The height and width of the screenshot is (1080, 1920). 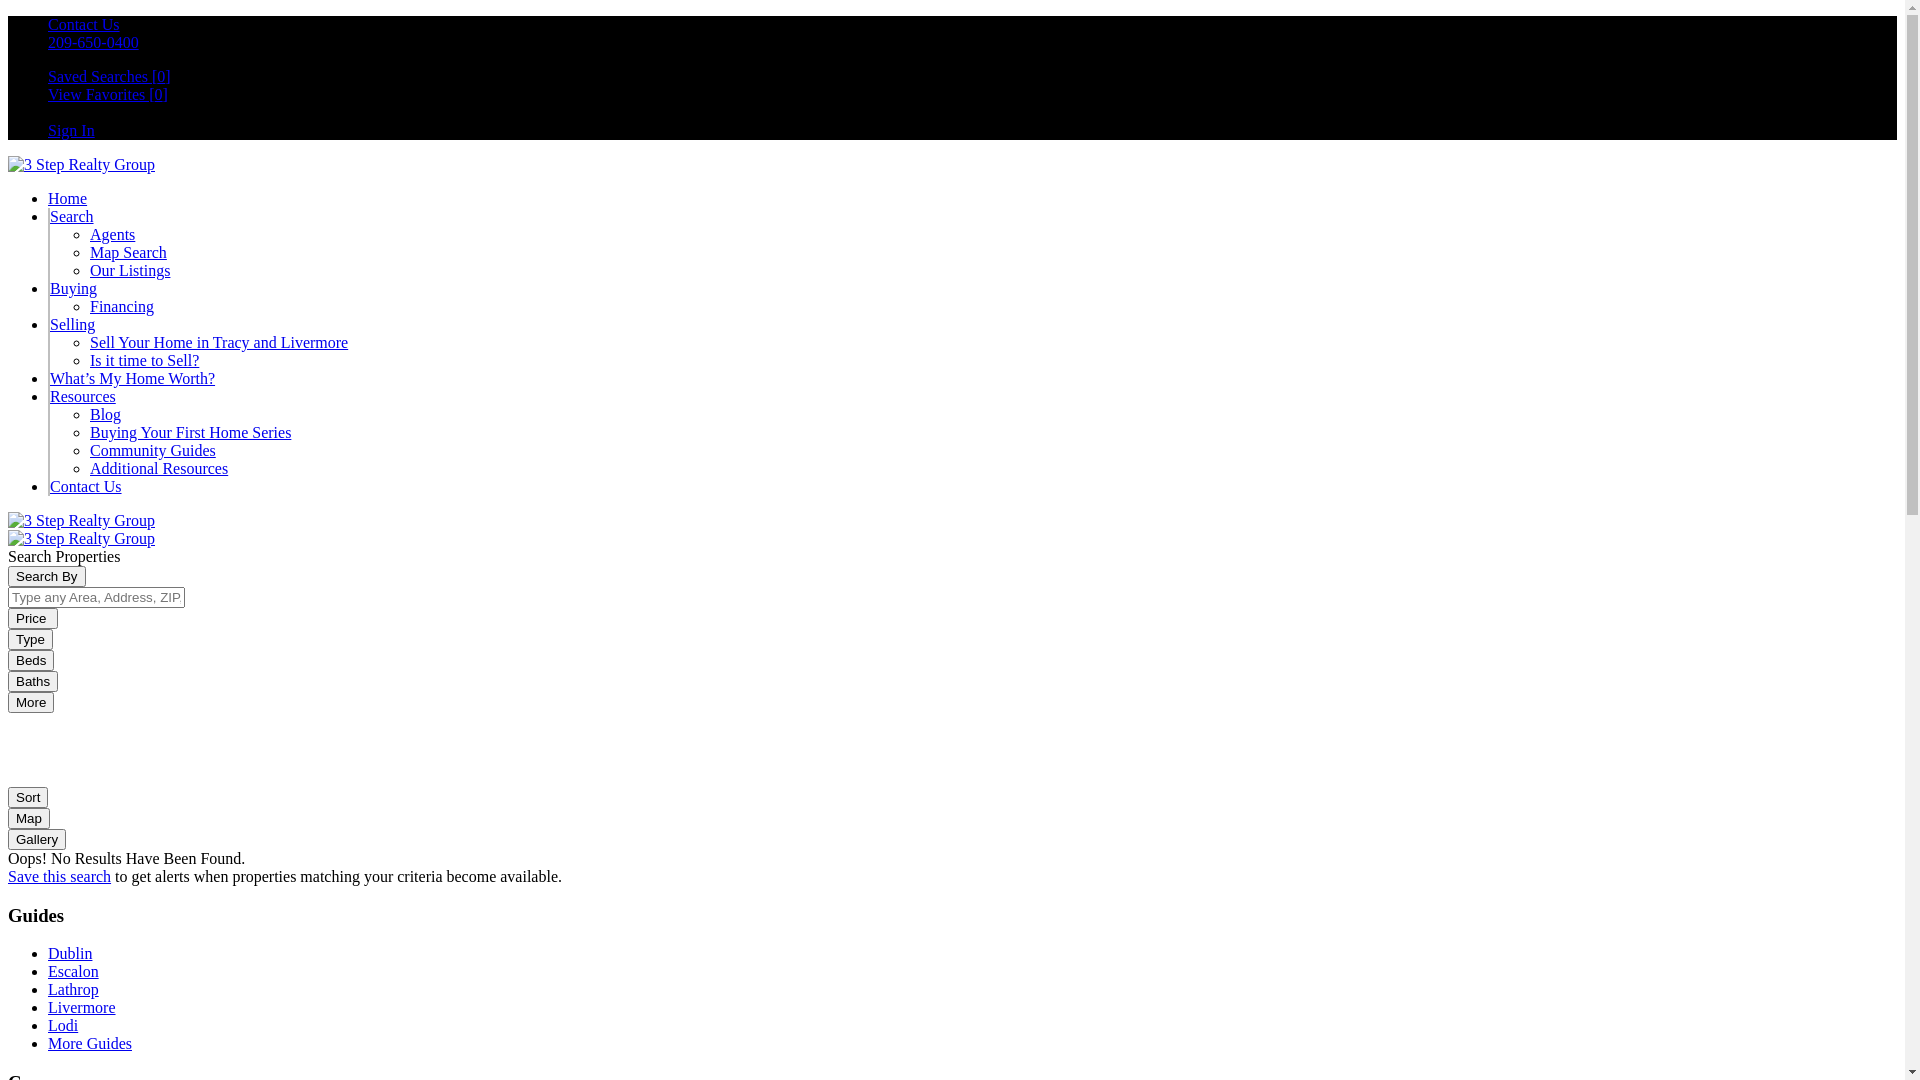 I want to click on 'Baths', so click(x=33, y=680).